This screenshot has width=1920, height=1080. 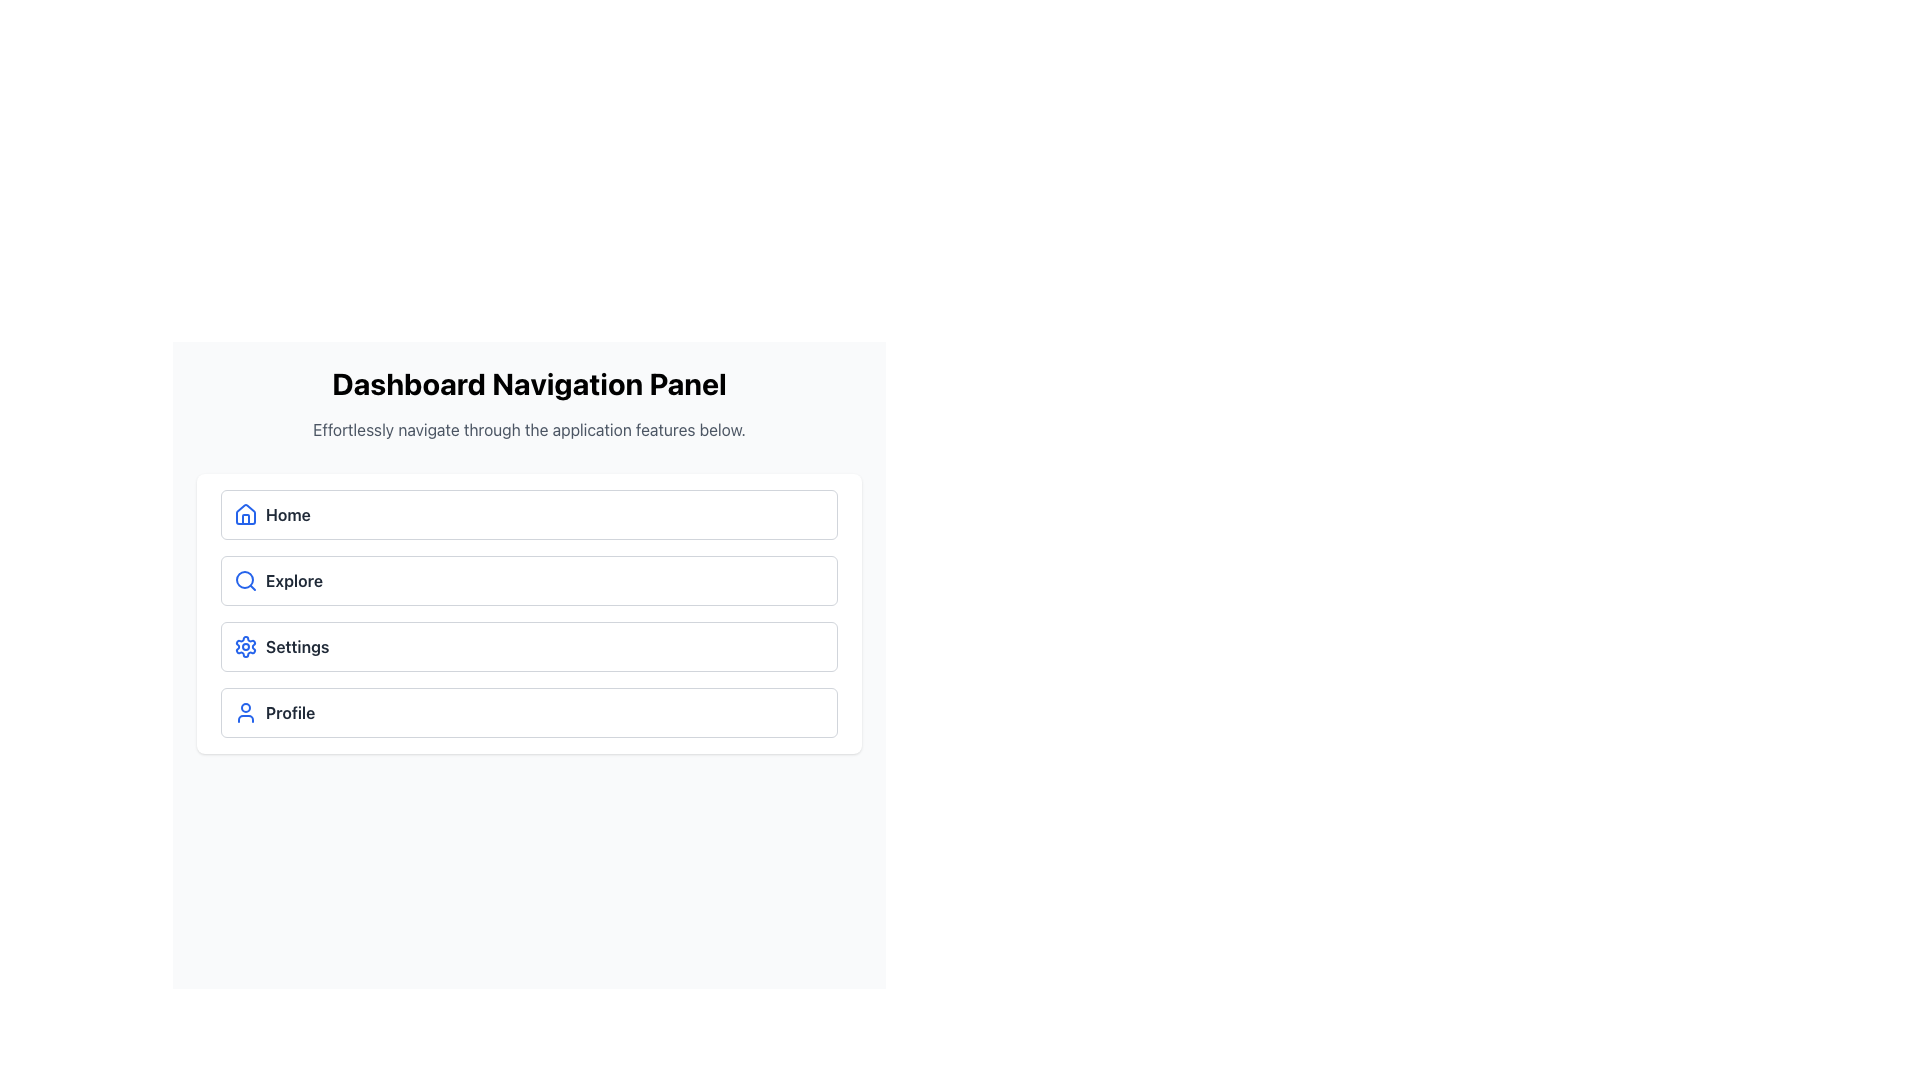 What do you see at coordinates (289, 712) in the screenshot?
I see `the 'Profile' text label, which is styled with a bold font and is part of a navigation menu at the bottom of a button containing a user avatar icon` at bounding box center [289, 712].